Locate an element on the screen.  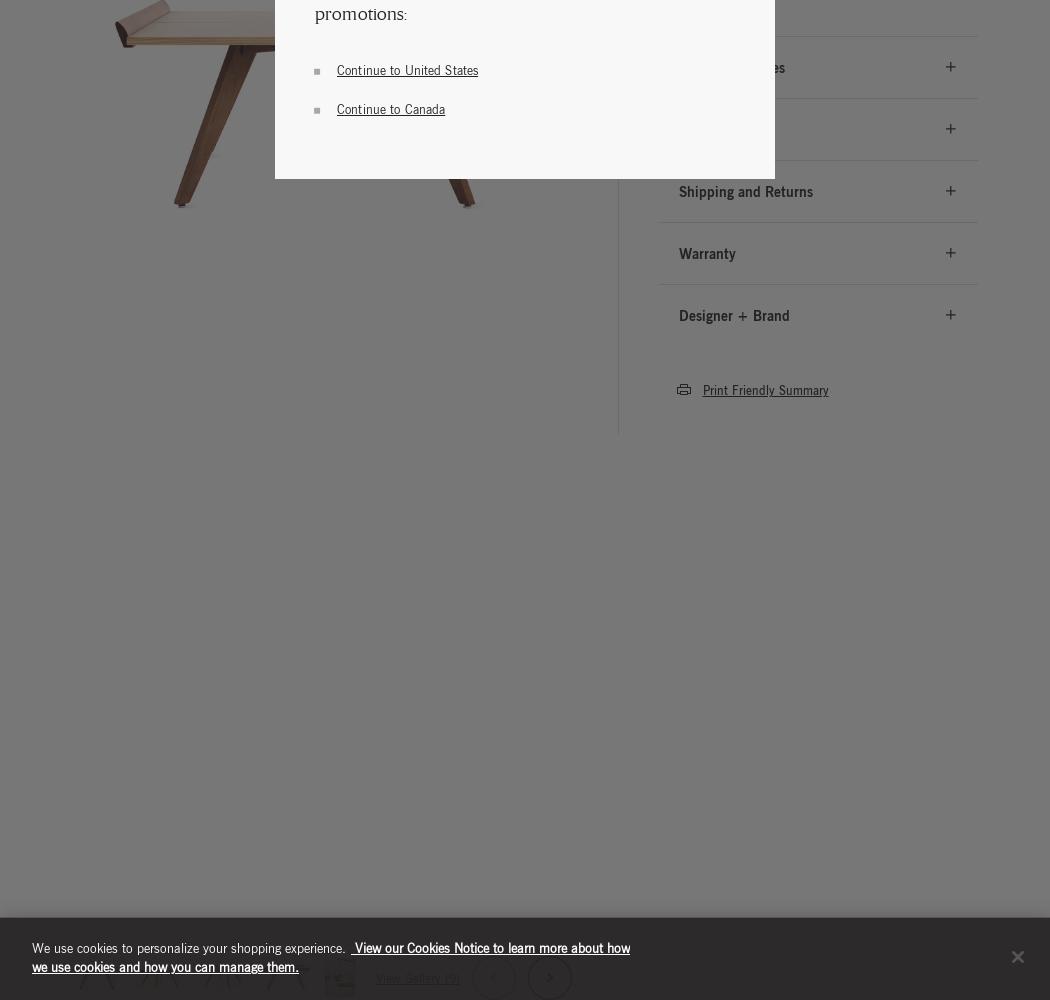
'Continue to Canada' is located at coordinates (391, 106).